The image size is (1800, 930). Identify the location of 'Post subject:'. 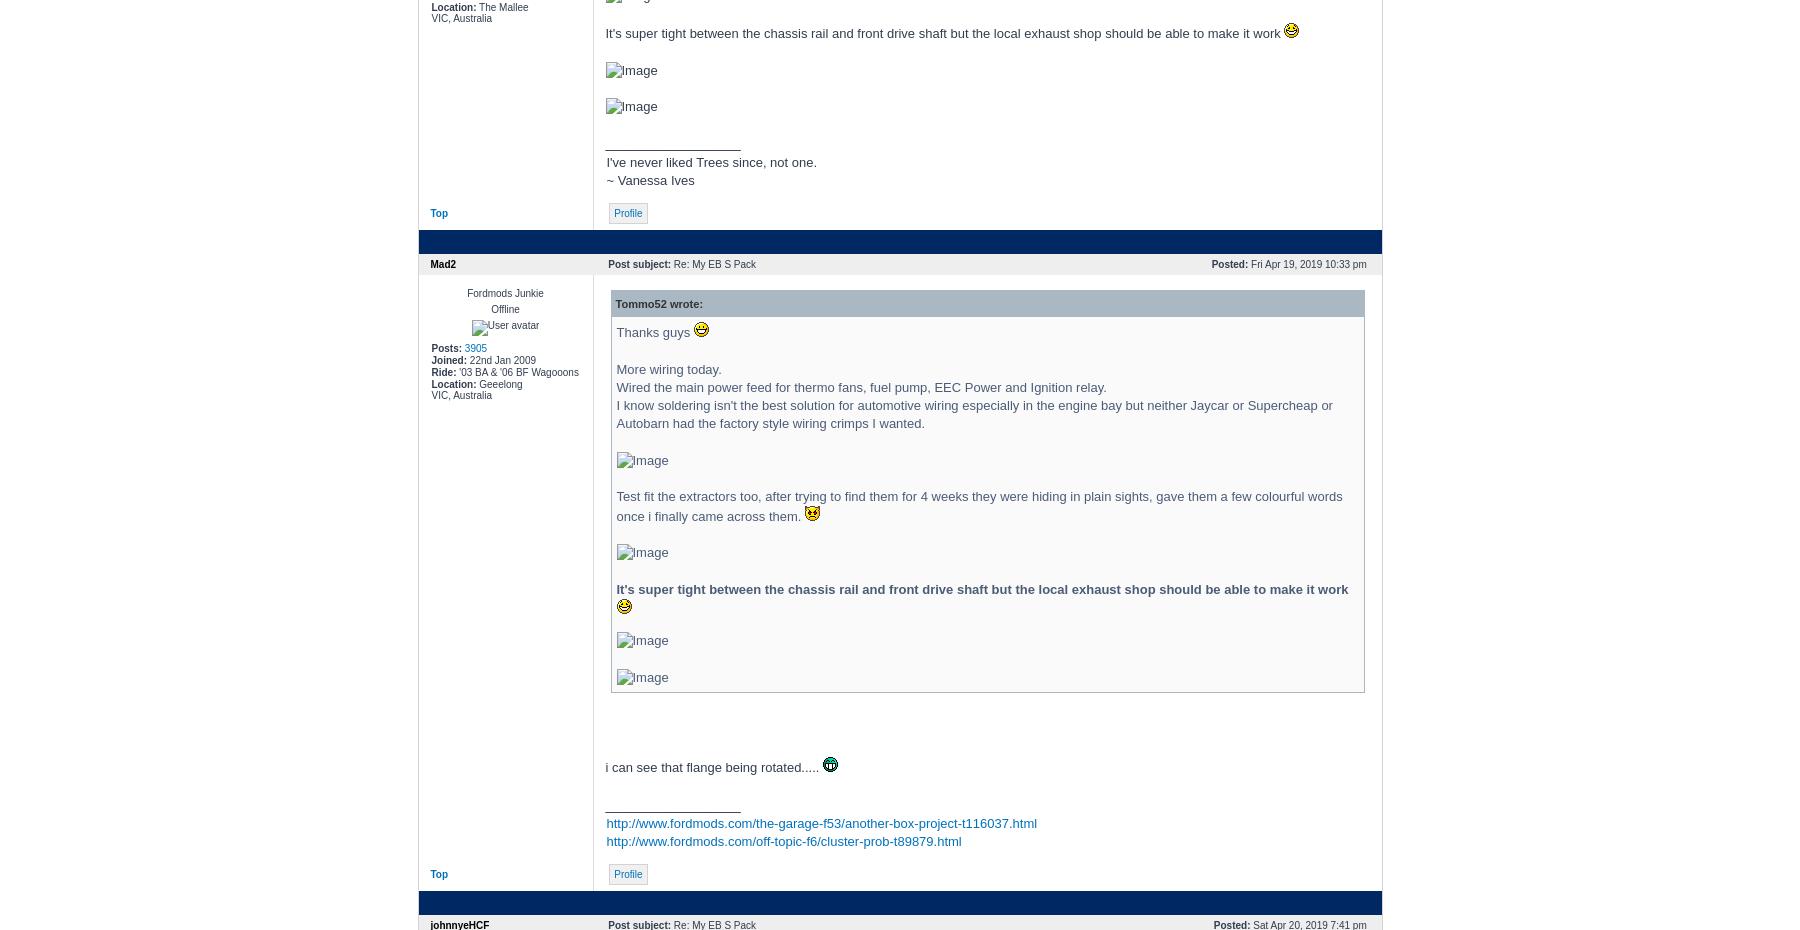
(639, 264).